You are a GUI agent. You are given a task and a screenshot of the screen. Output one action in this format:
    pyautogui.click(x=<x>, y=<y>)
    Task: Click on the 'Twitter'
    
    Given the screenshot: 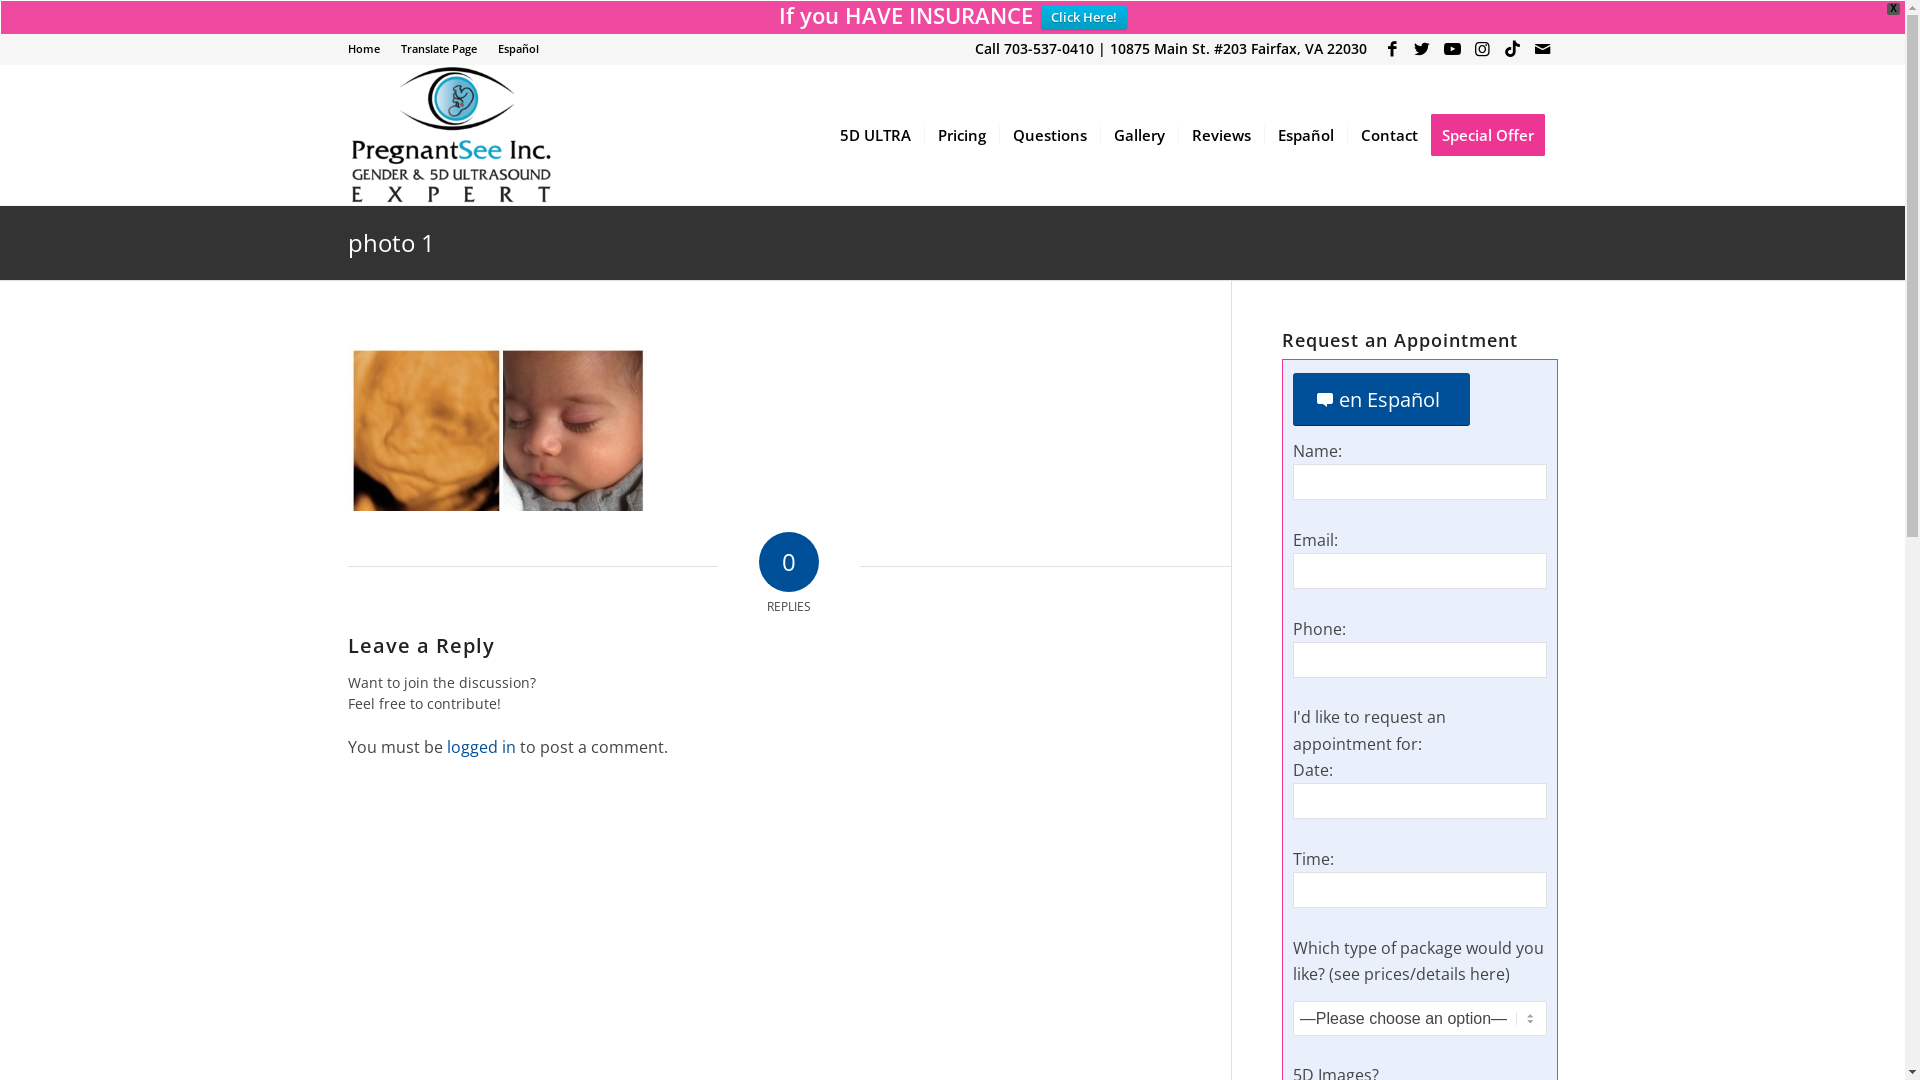 What is the action you would take?
    pyautogui.click(x=1421, y=48)
    